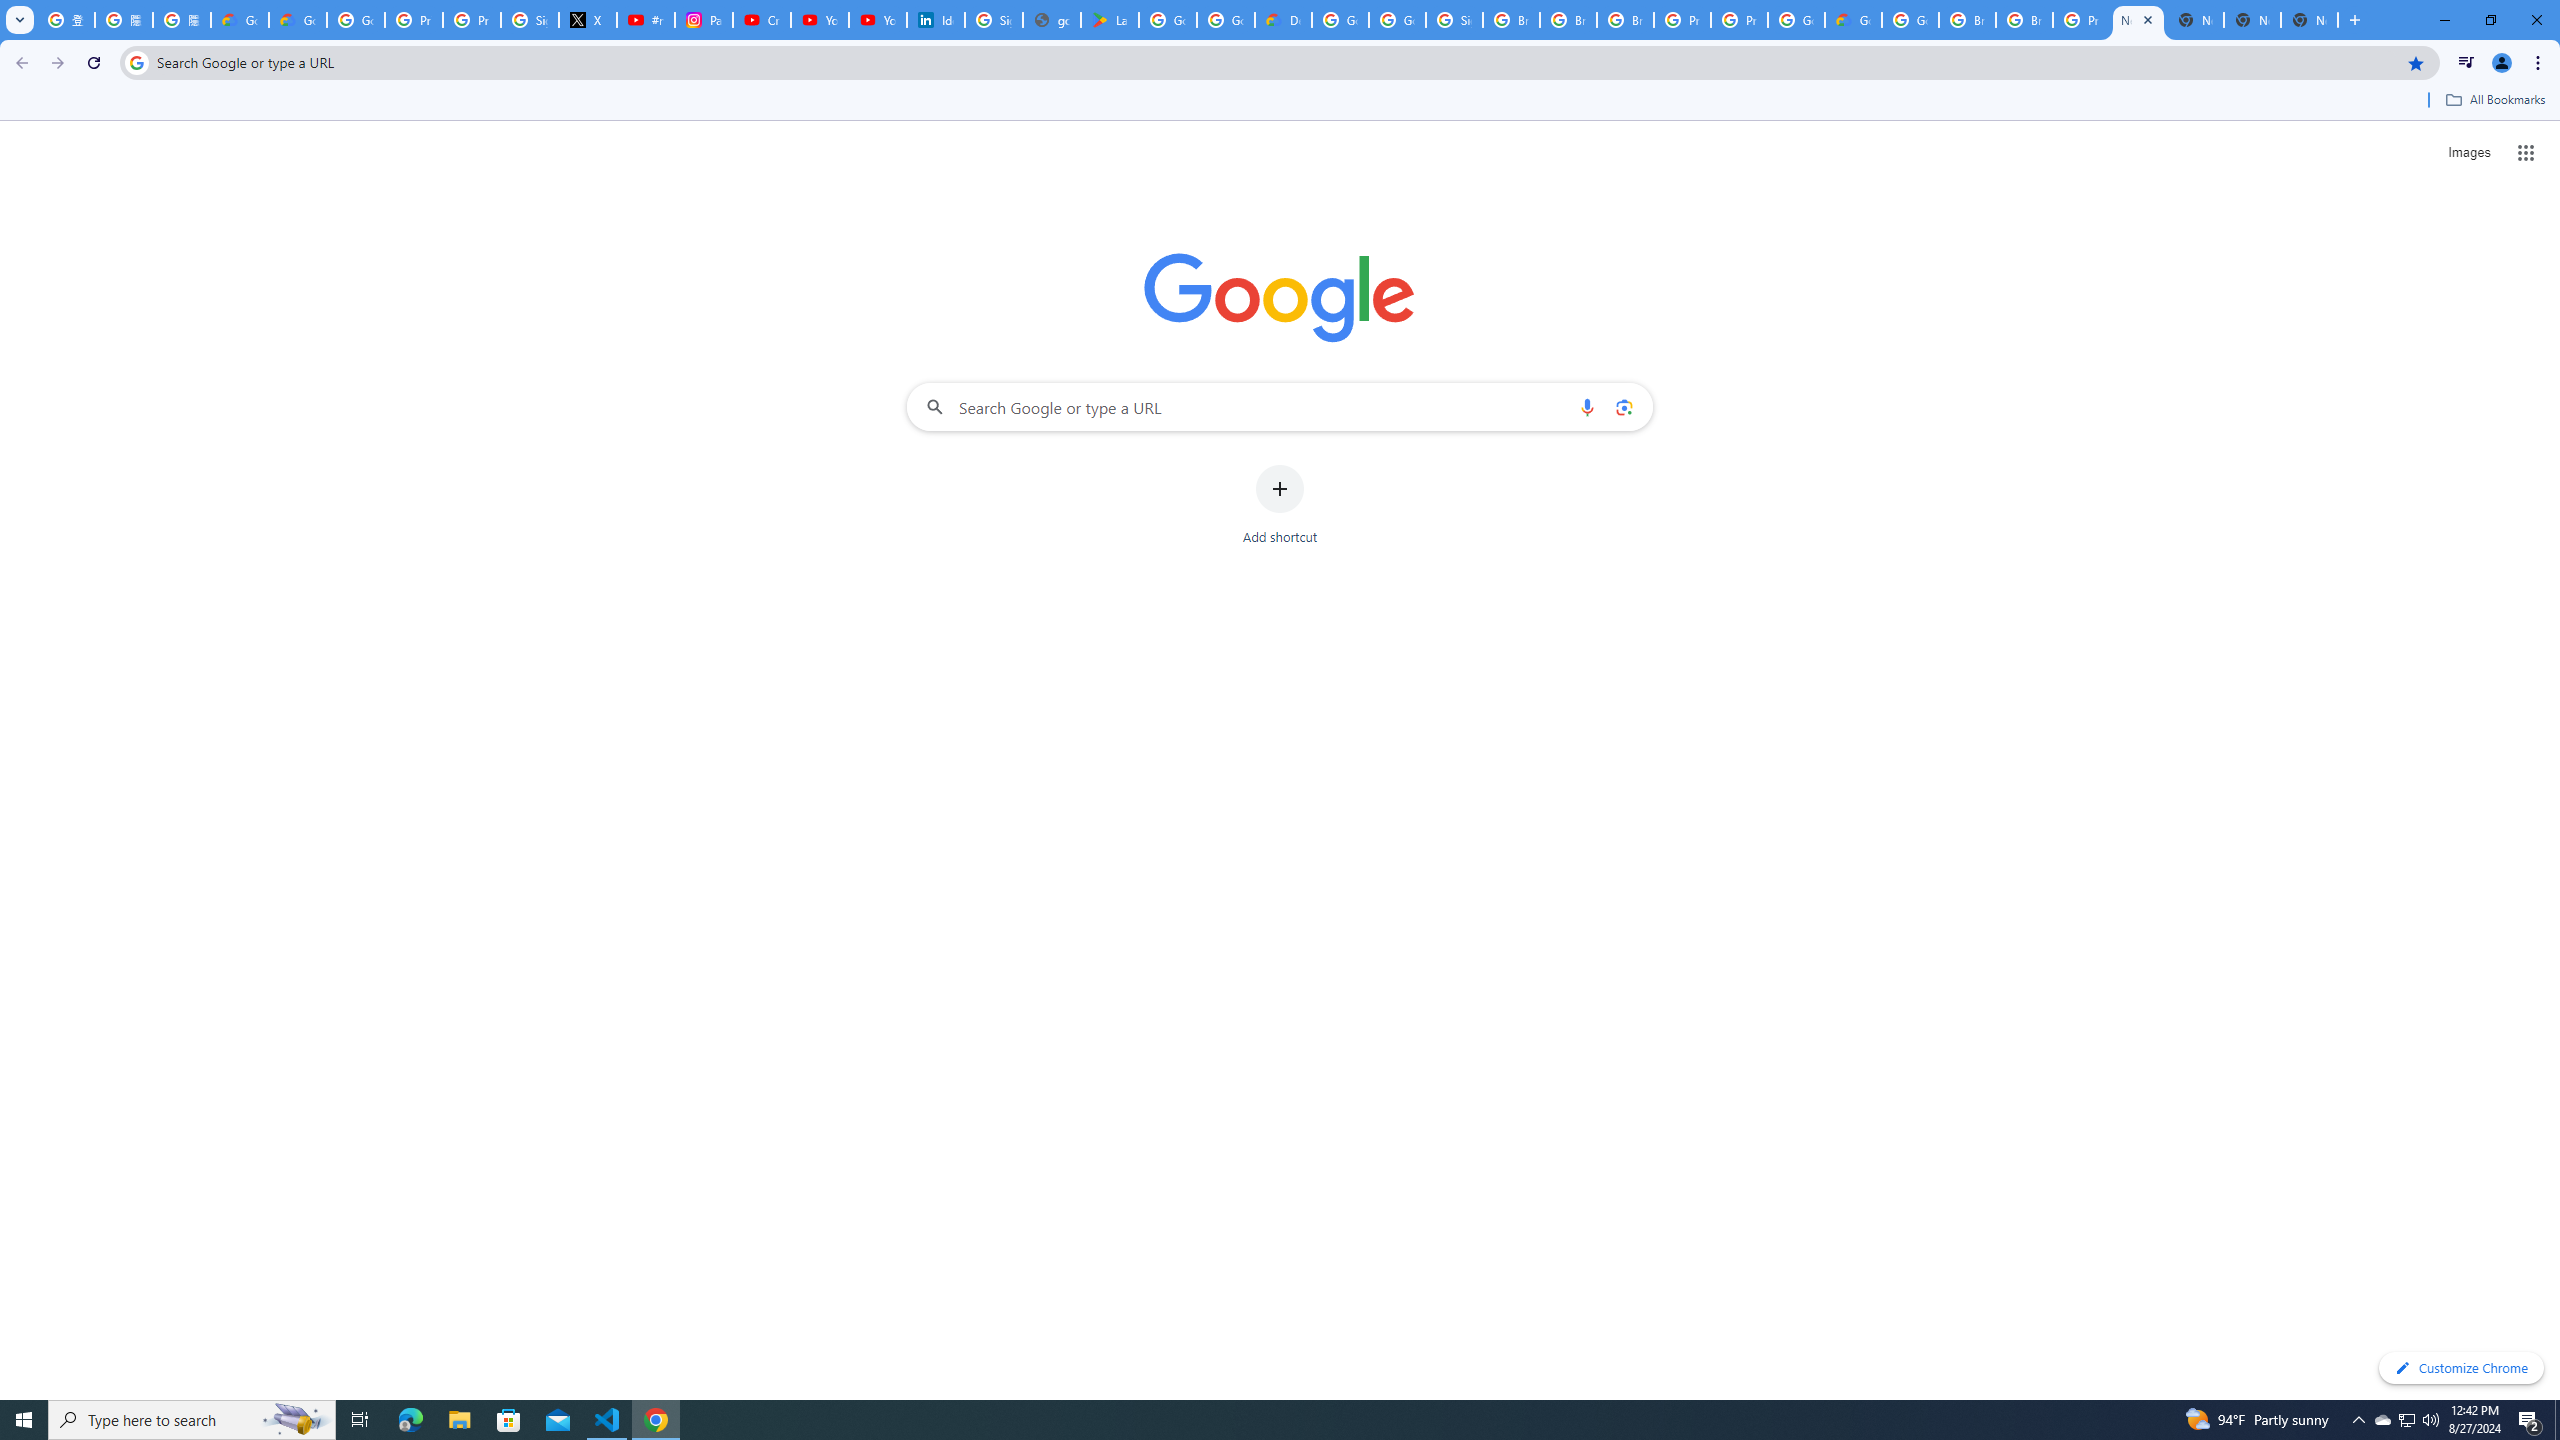  Describe the element at coordinates (1966, 19) in the screenshot. I see `'Browse Chrome as a guest - Computer - Google Chrome Help'` at that location.